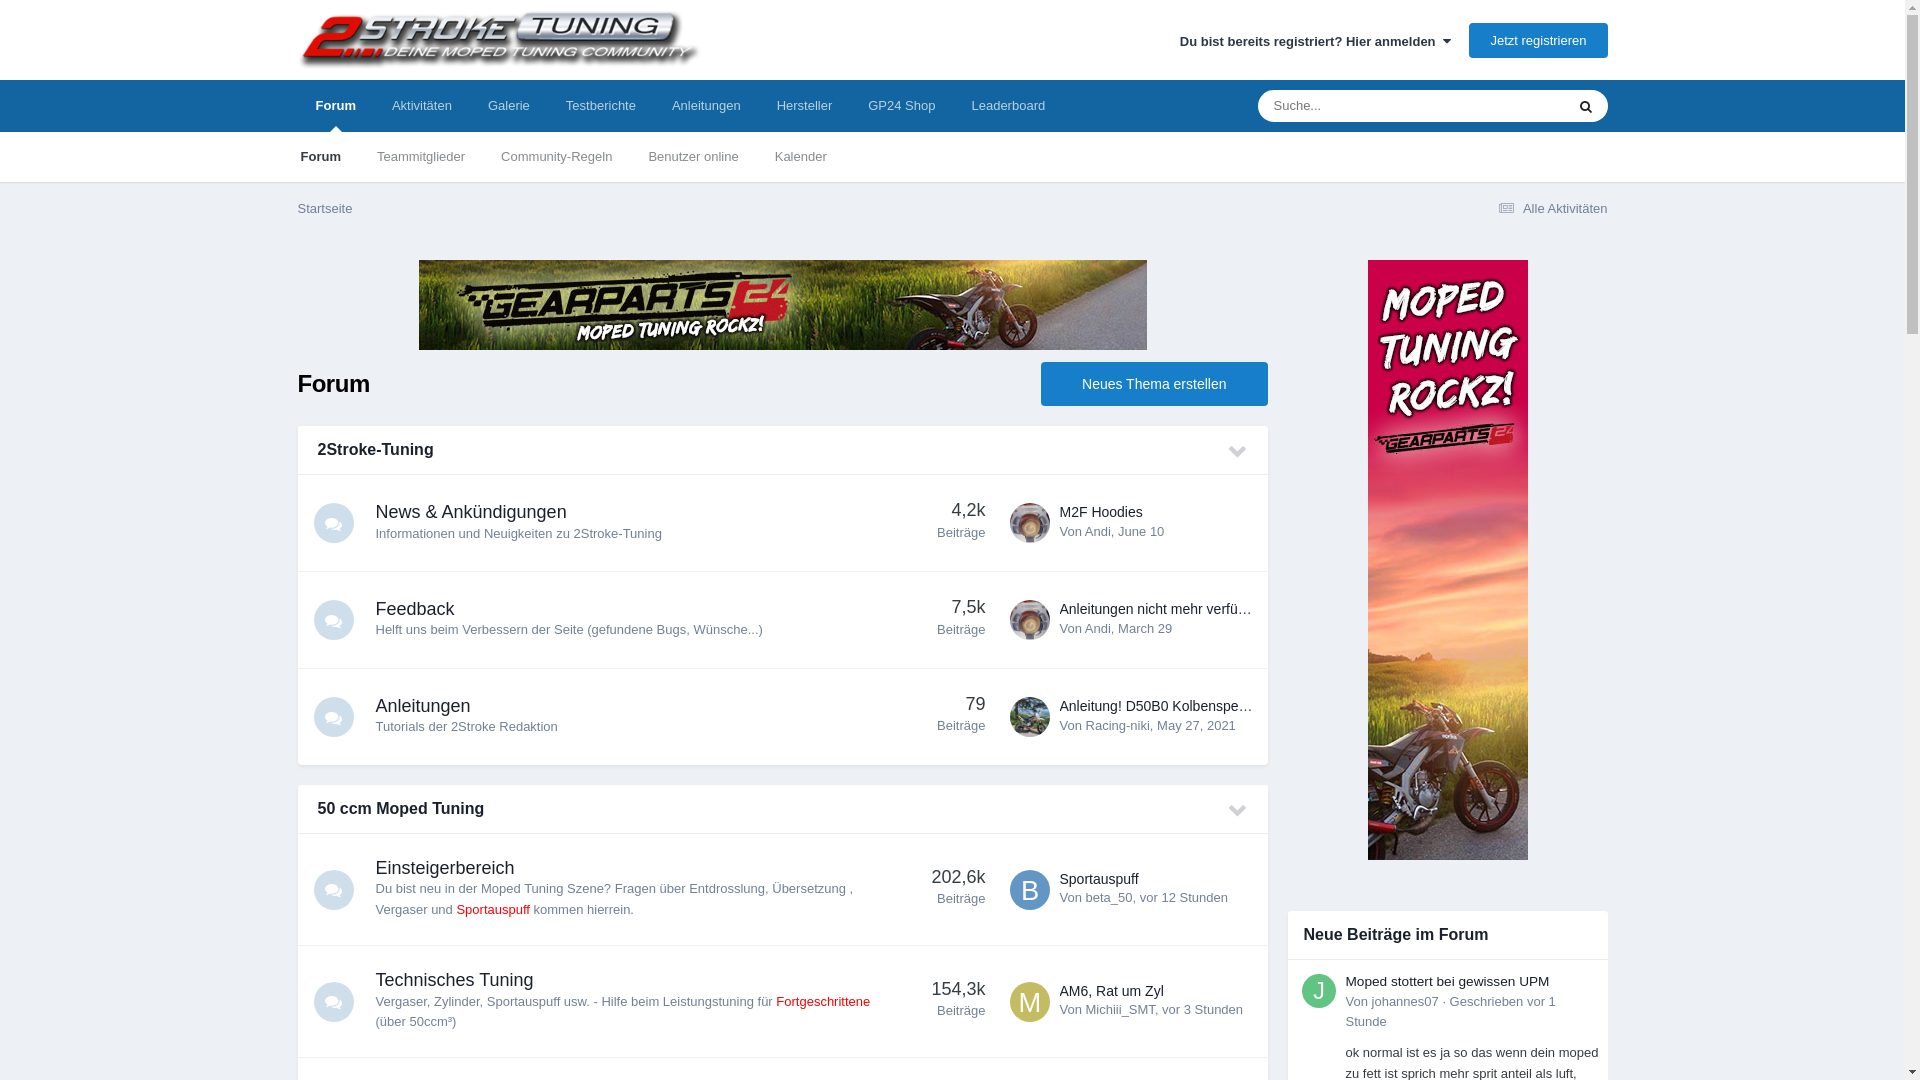 This screenshot has height=1080, width=1920. What do you see at coordinates (1345, 1011) in the screenshot?
I see `'Geschrieben vor 1 Stunde'` at bounding box center [1345, 1011].